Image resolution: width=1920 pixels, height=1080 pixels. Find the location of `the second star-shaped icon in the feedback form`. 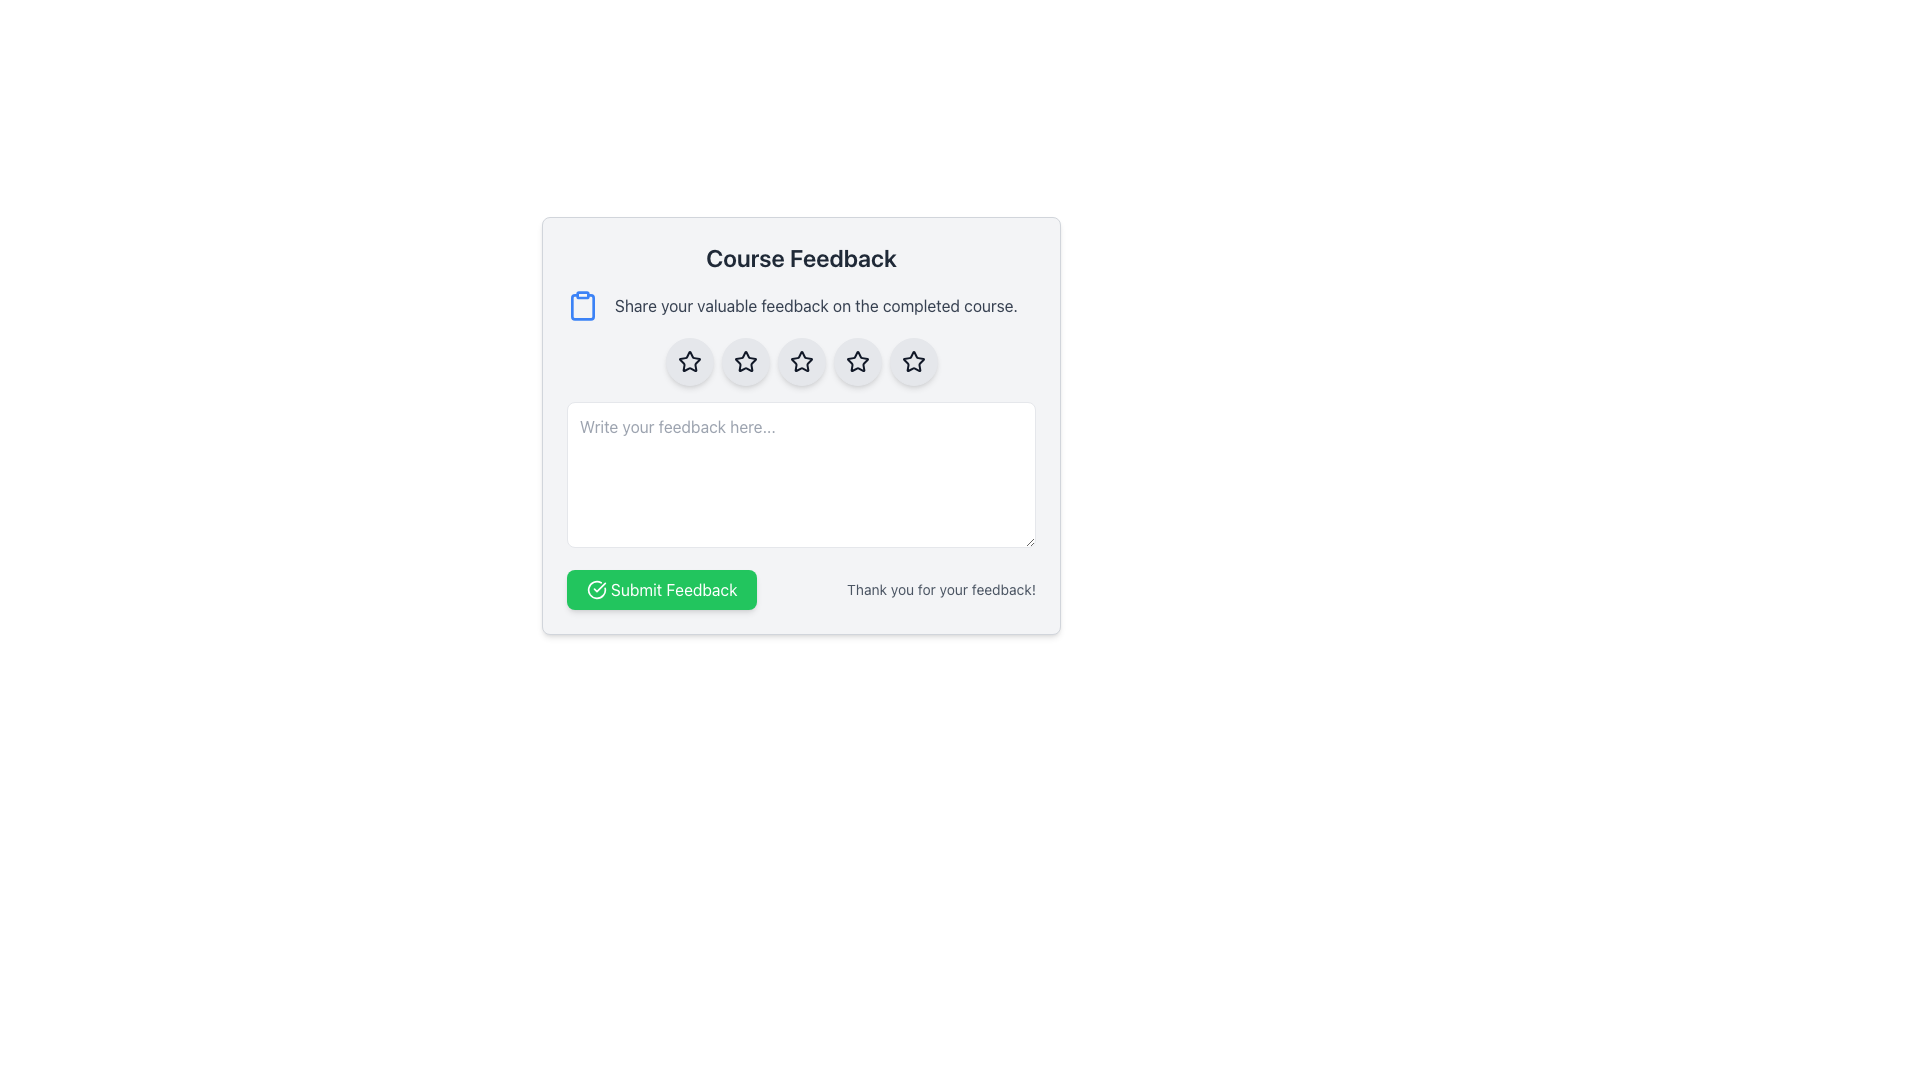

the second star-shaped icon in the feedback form is located at coordinates (744, 361).